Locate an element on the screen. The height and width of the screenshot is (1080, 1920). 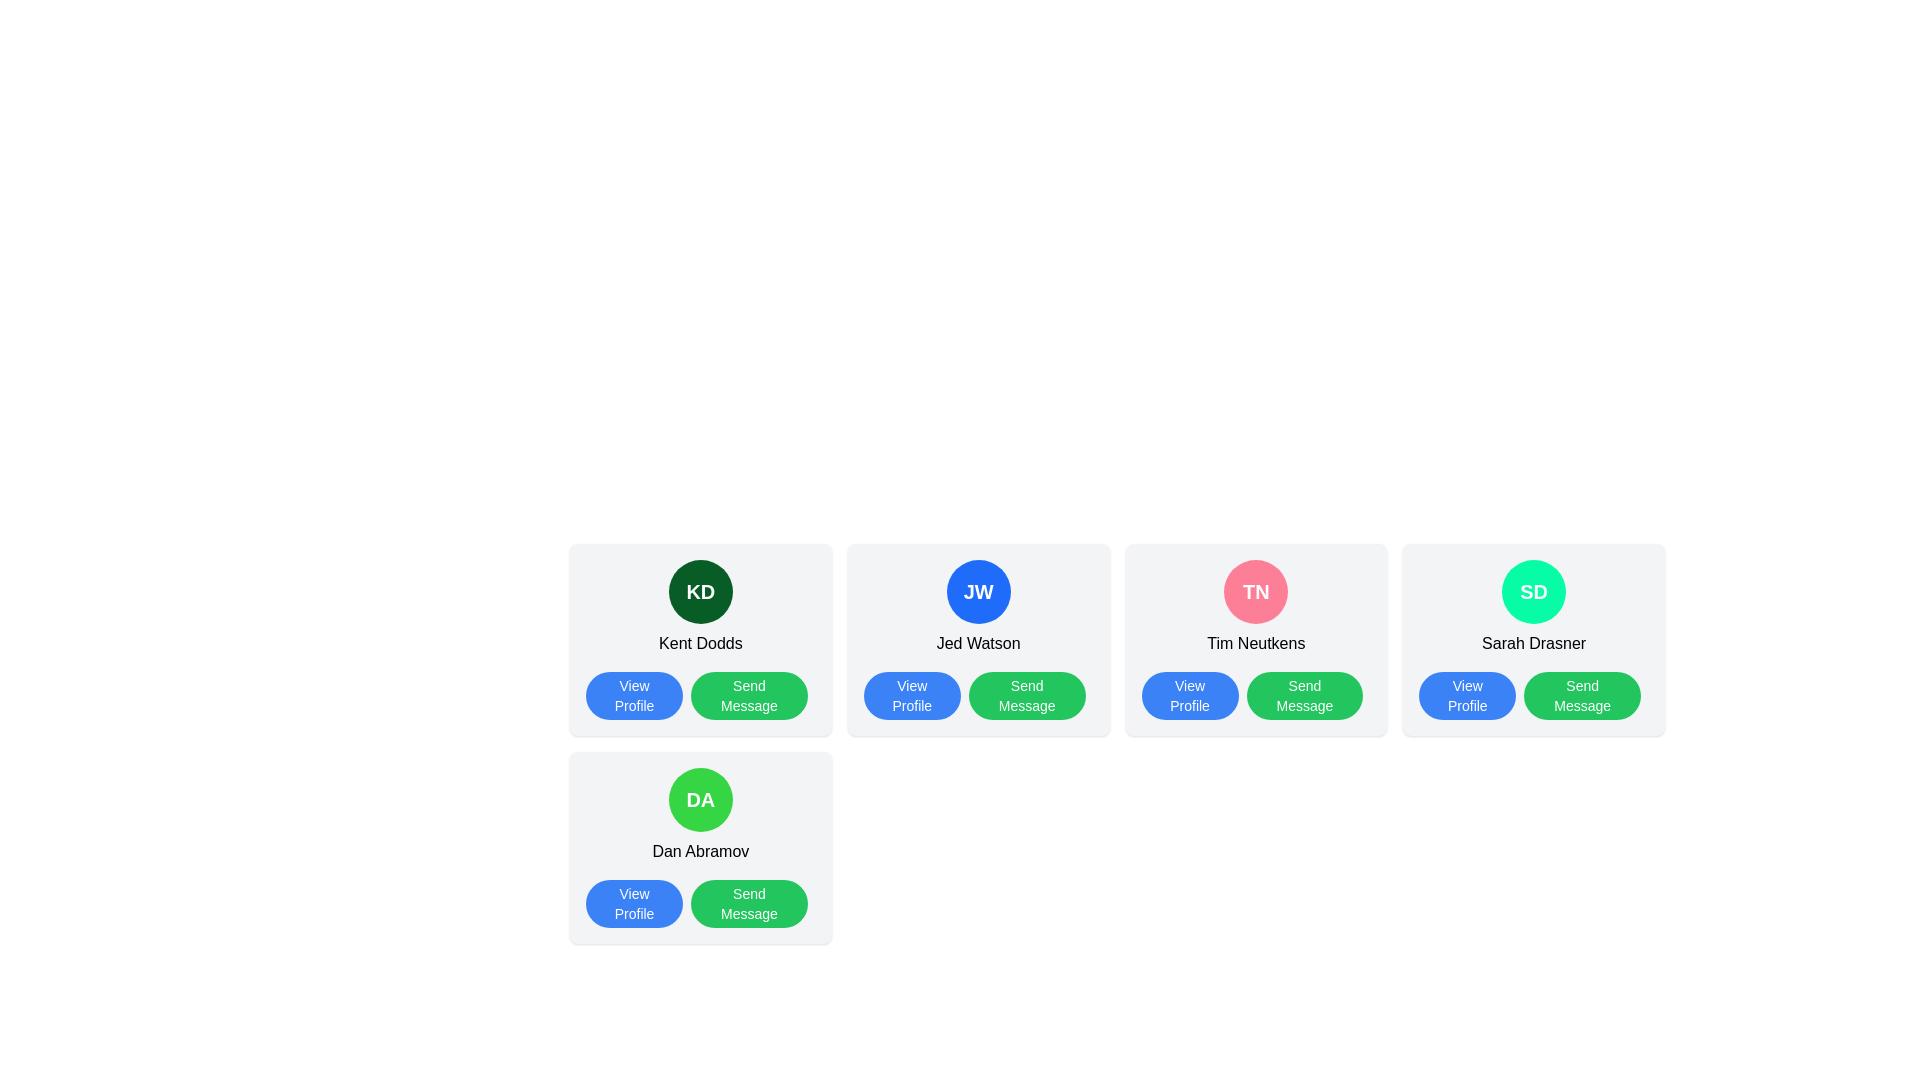
the button is located at coordinates (911, 694).